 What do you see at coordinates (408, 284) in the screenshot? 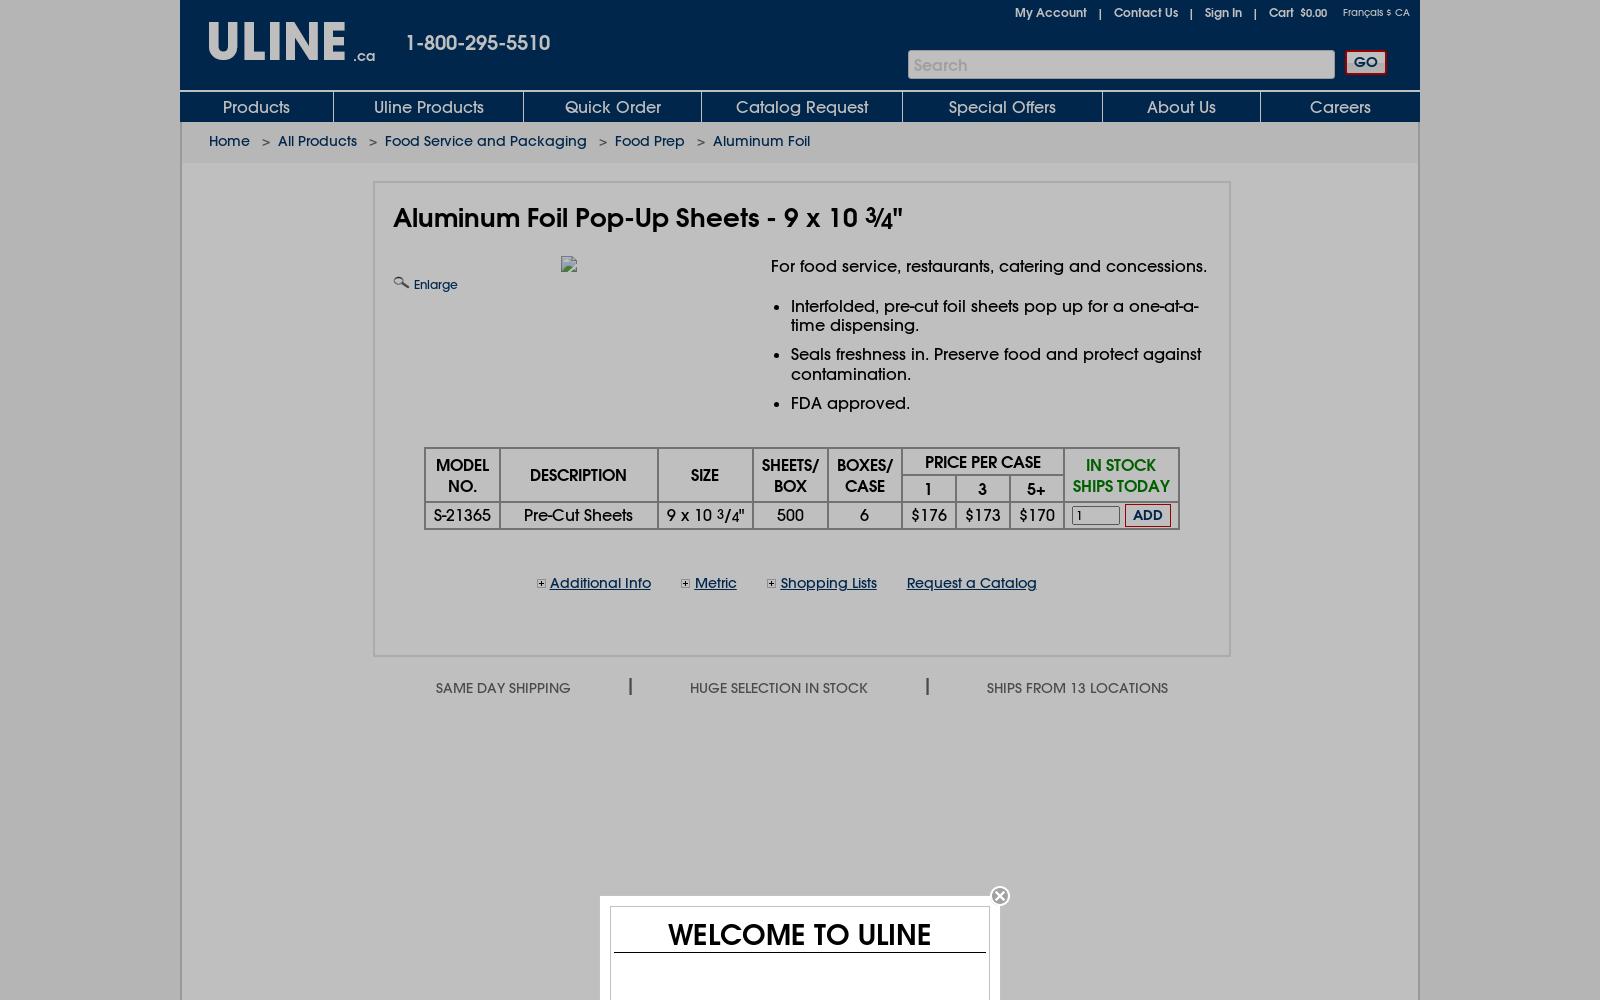
I see `'Enlarge'` at bounding box center [408, 284].